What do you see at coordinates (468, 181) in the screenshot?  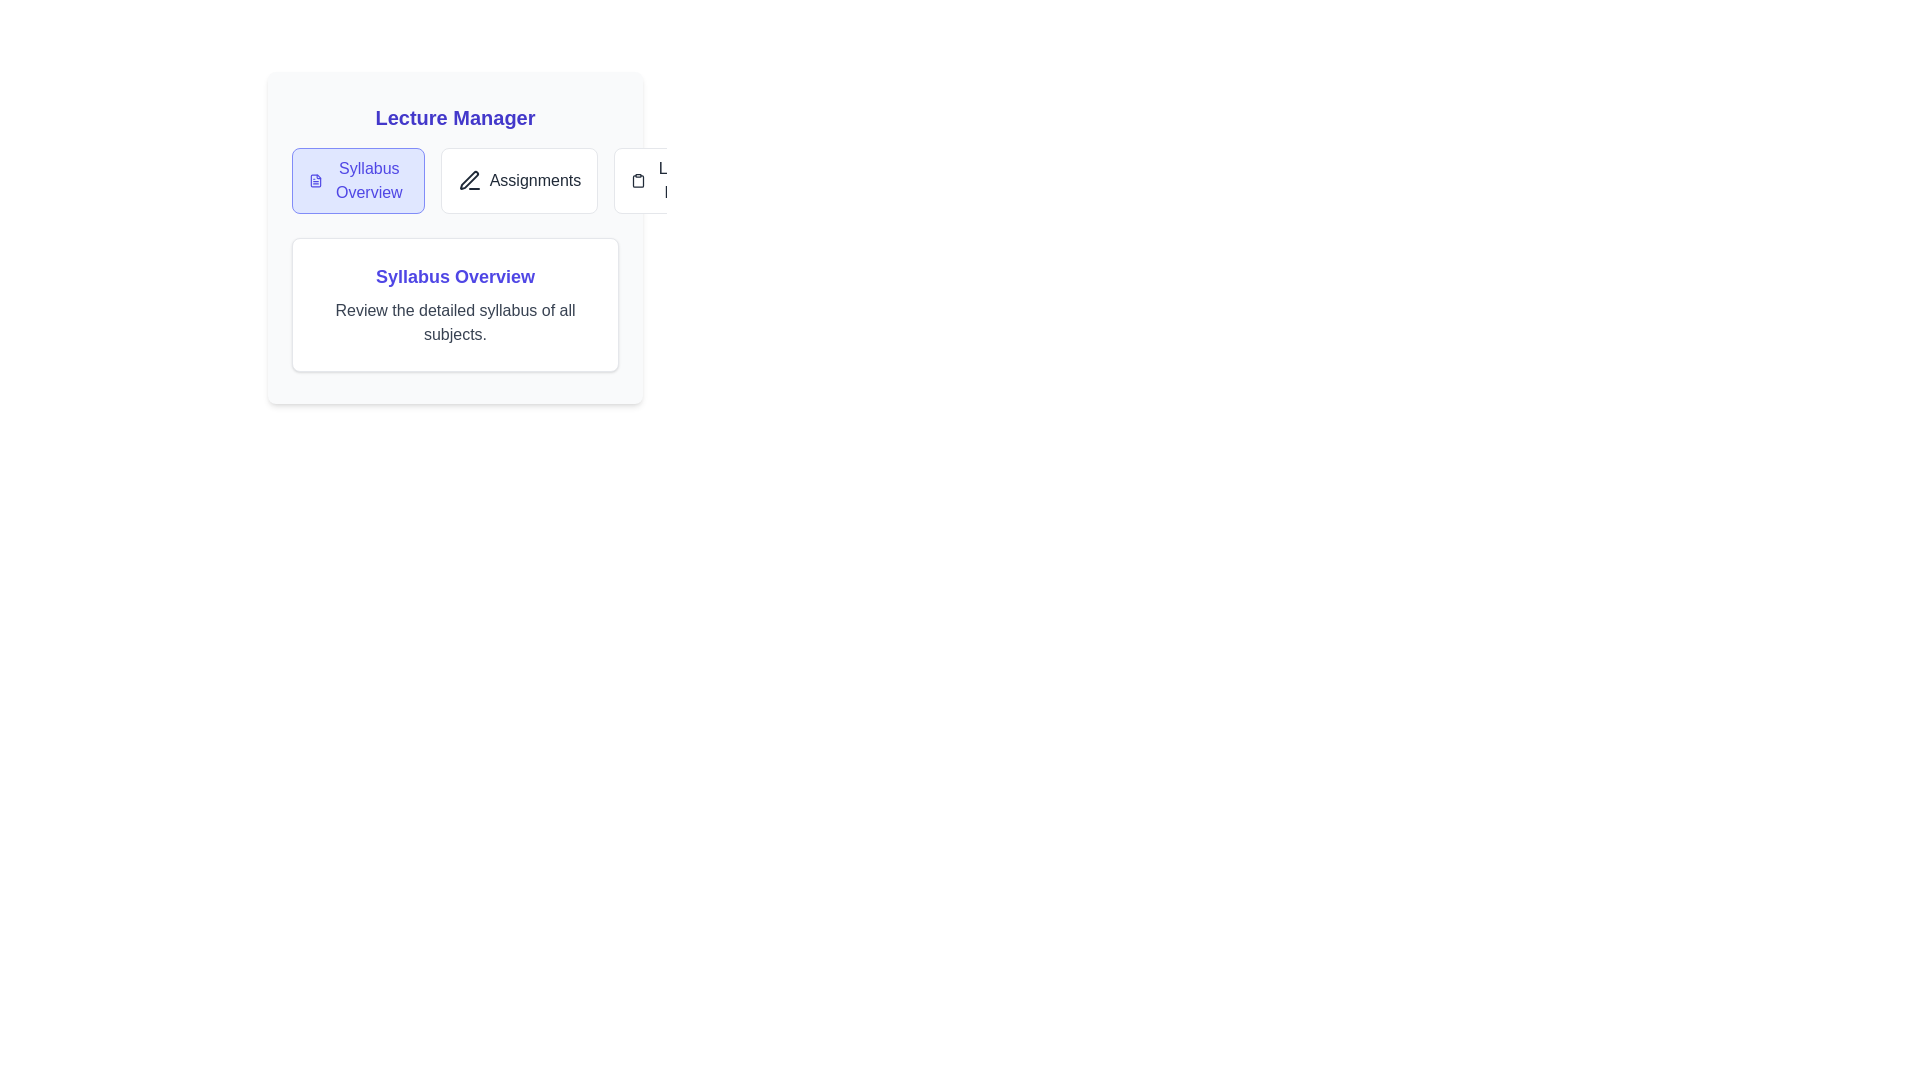 I see `the pen icon representing a writing tool located to the left of the 'Assignments' label in the Lecture Manager interface` at bounding box center [468, 181].